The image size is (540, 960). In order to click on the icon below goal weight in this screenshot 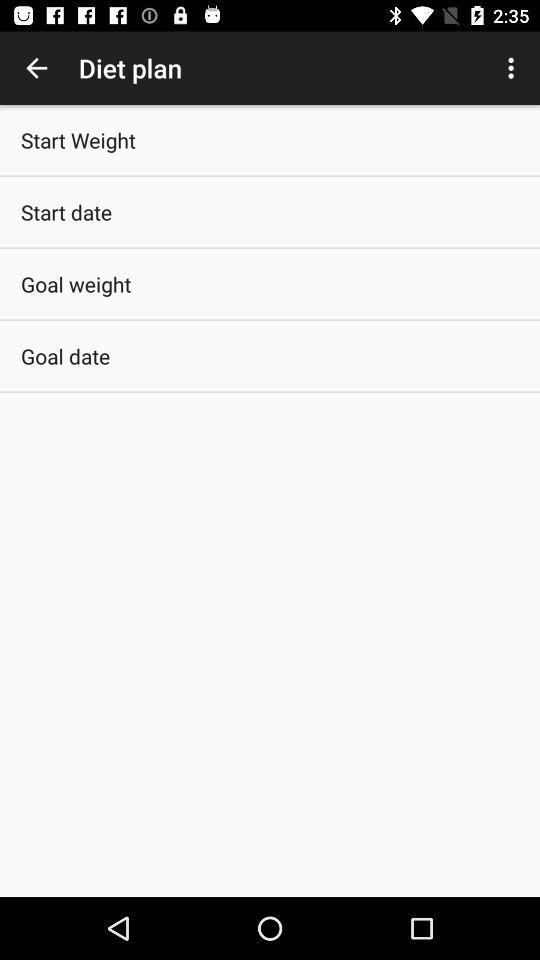, I will do `click(65, 356)`.